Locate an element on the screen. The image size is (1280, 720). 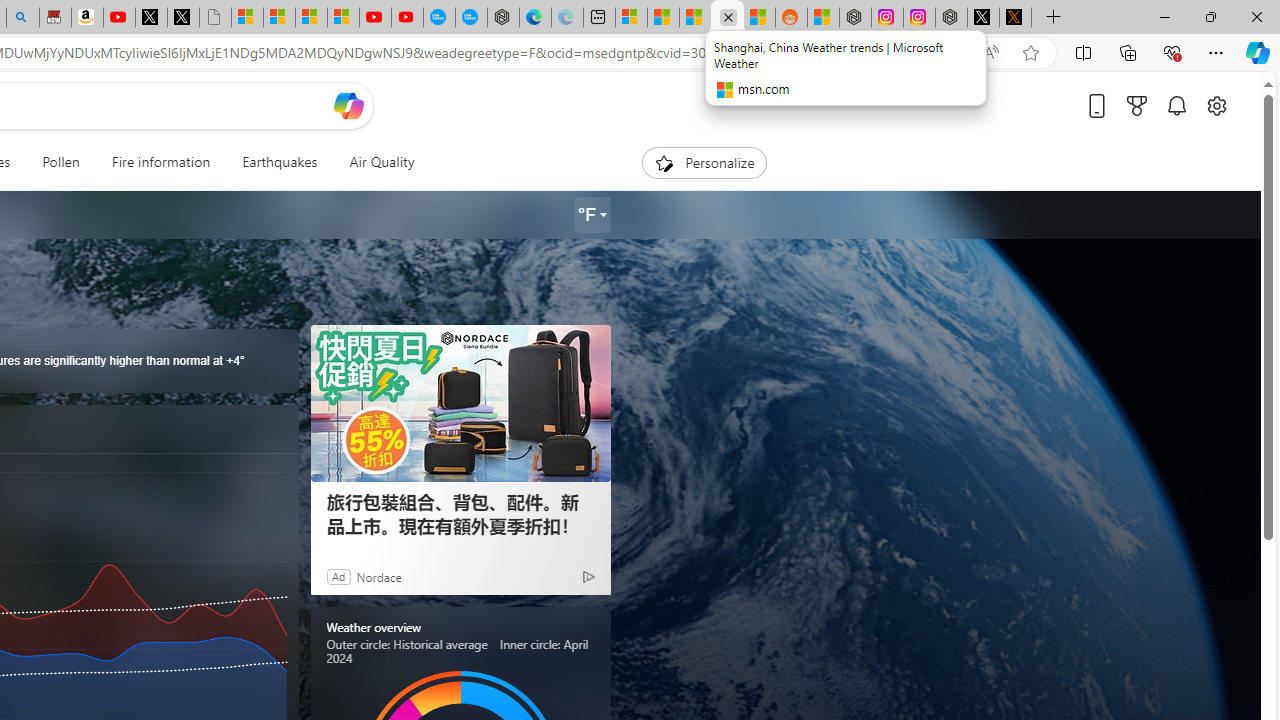
'Nordace (@NordaceOfficial) / X' is located at coordinates (983, 17).